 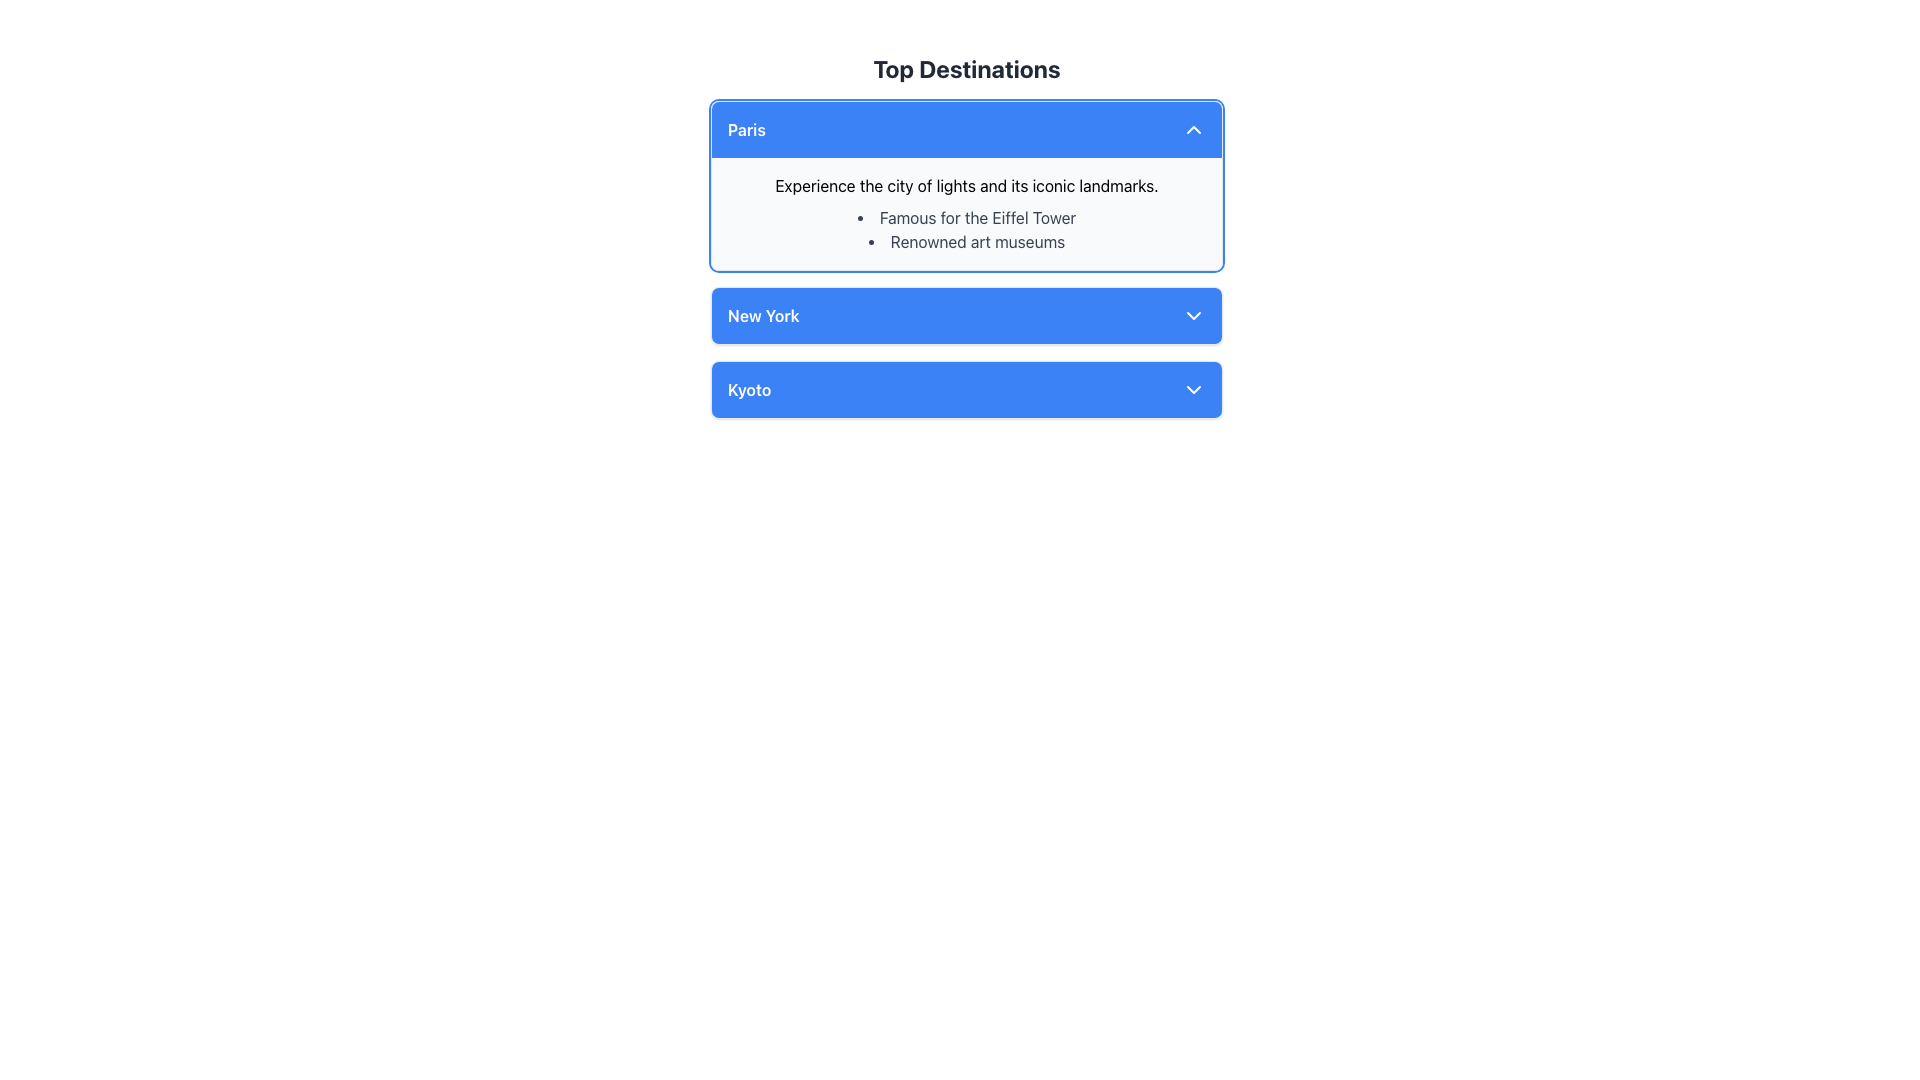 What do you see at coordinates (966, 389) in the screenshot?
I see `the Dropdown Toggle Button for 'Kyoto'` at bounding box center [966, 389].